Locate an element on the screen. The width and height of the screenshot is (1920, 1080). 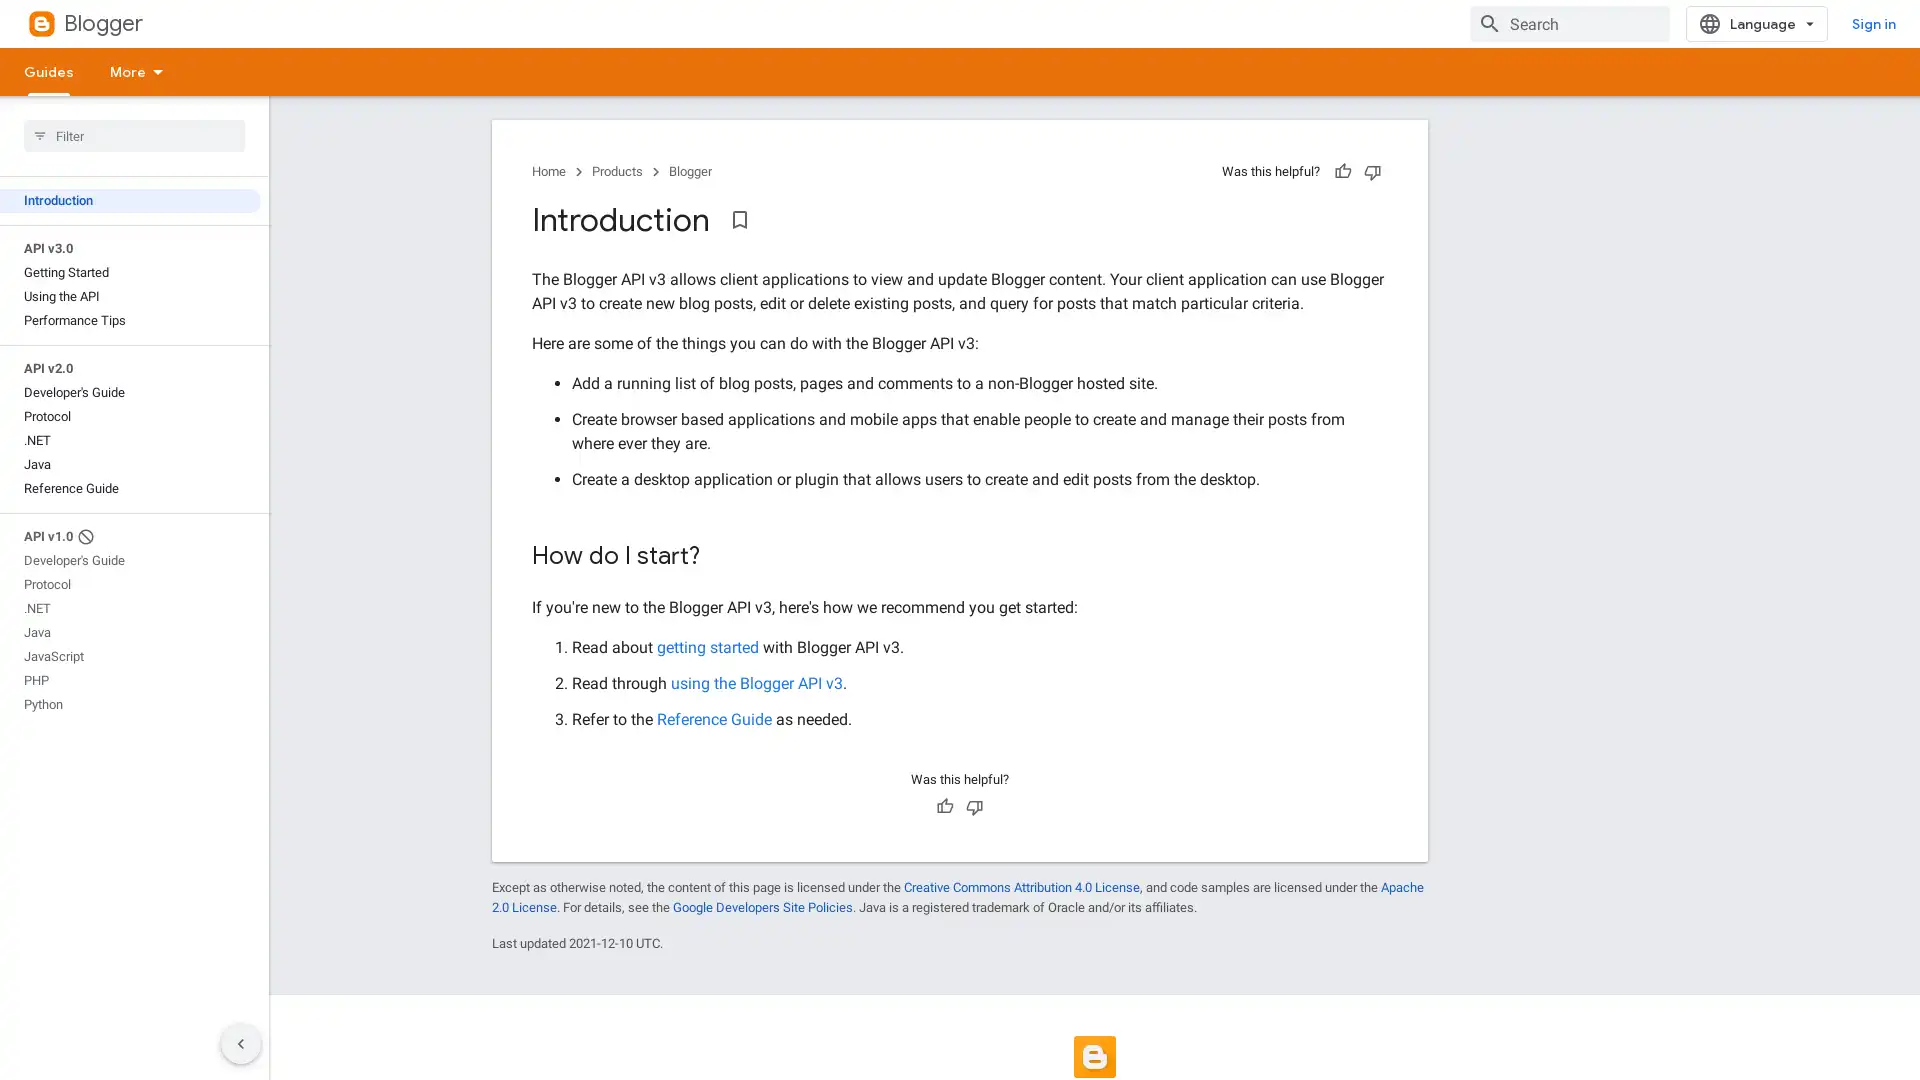
Not helpful is located at coordinates (974, 805).